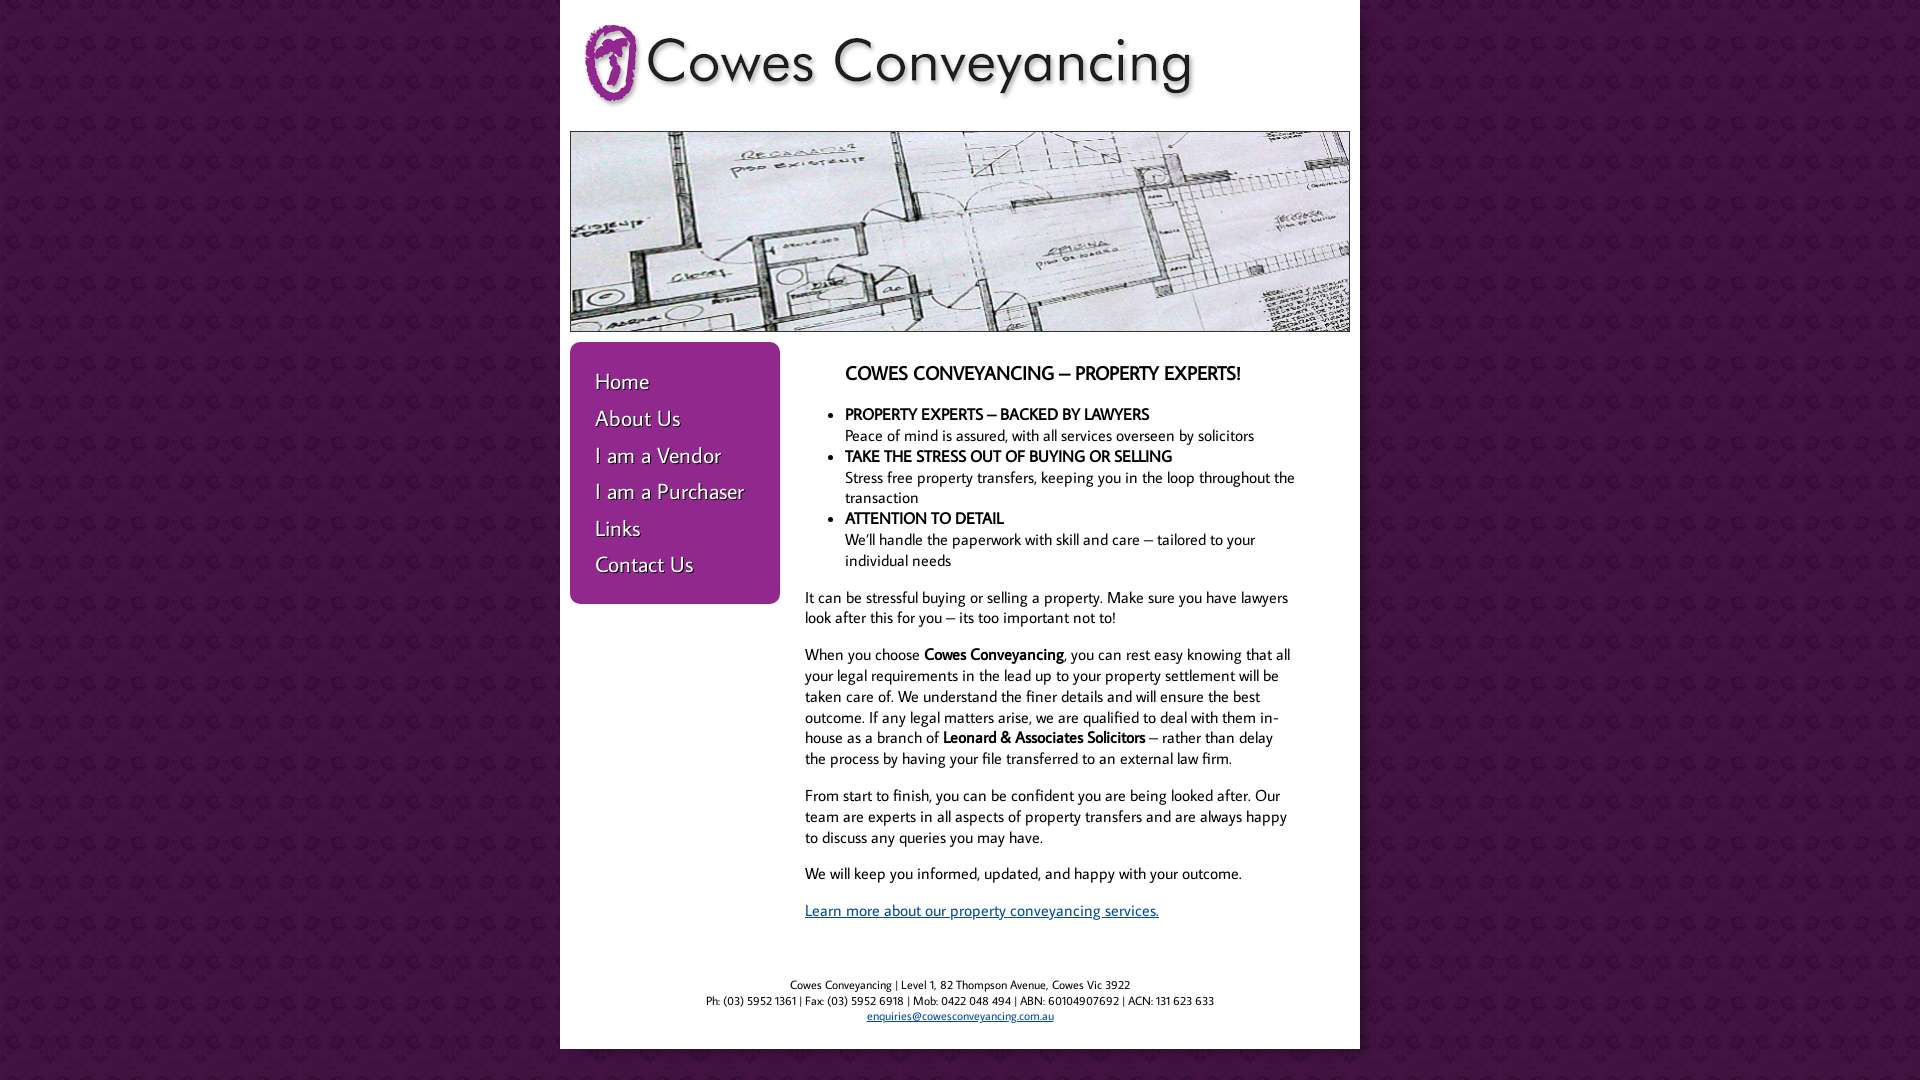 The height and width of the screenshot is (1080, 1920). What do you see at coordinates (675, 417) in the screenshot?
I see `'About Us'` at bounding box center [675, 417].